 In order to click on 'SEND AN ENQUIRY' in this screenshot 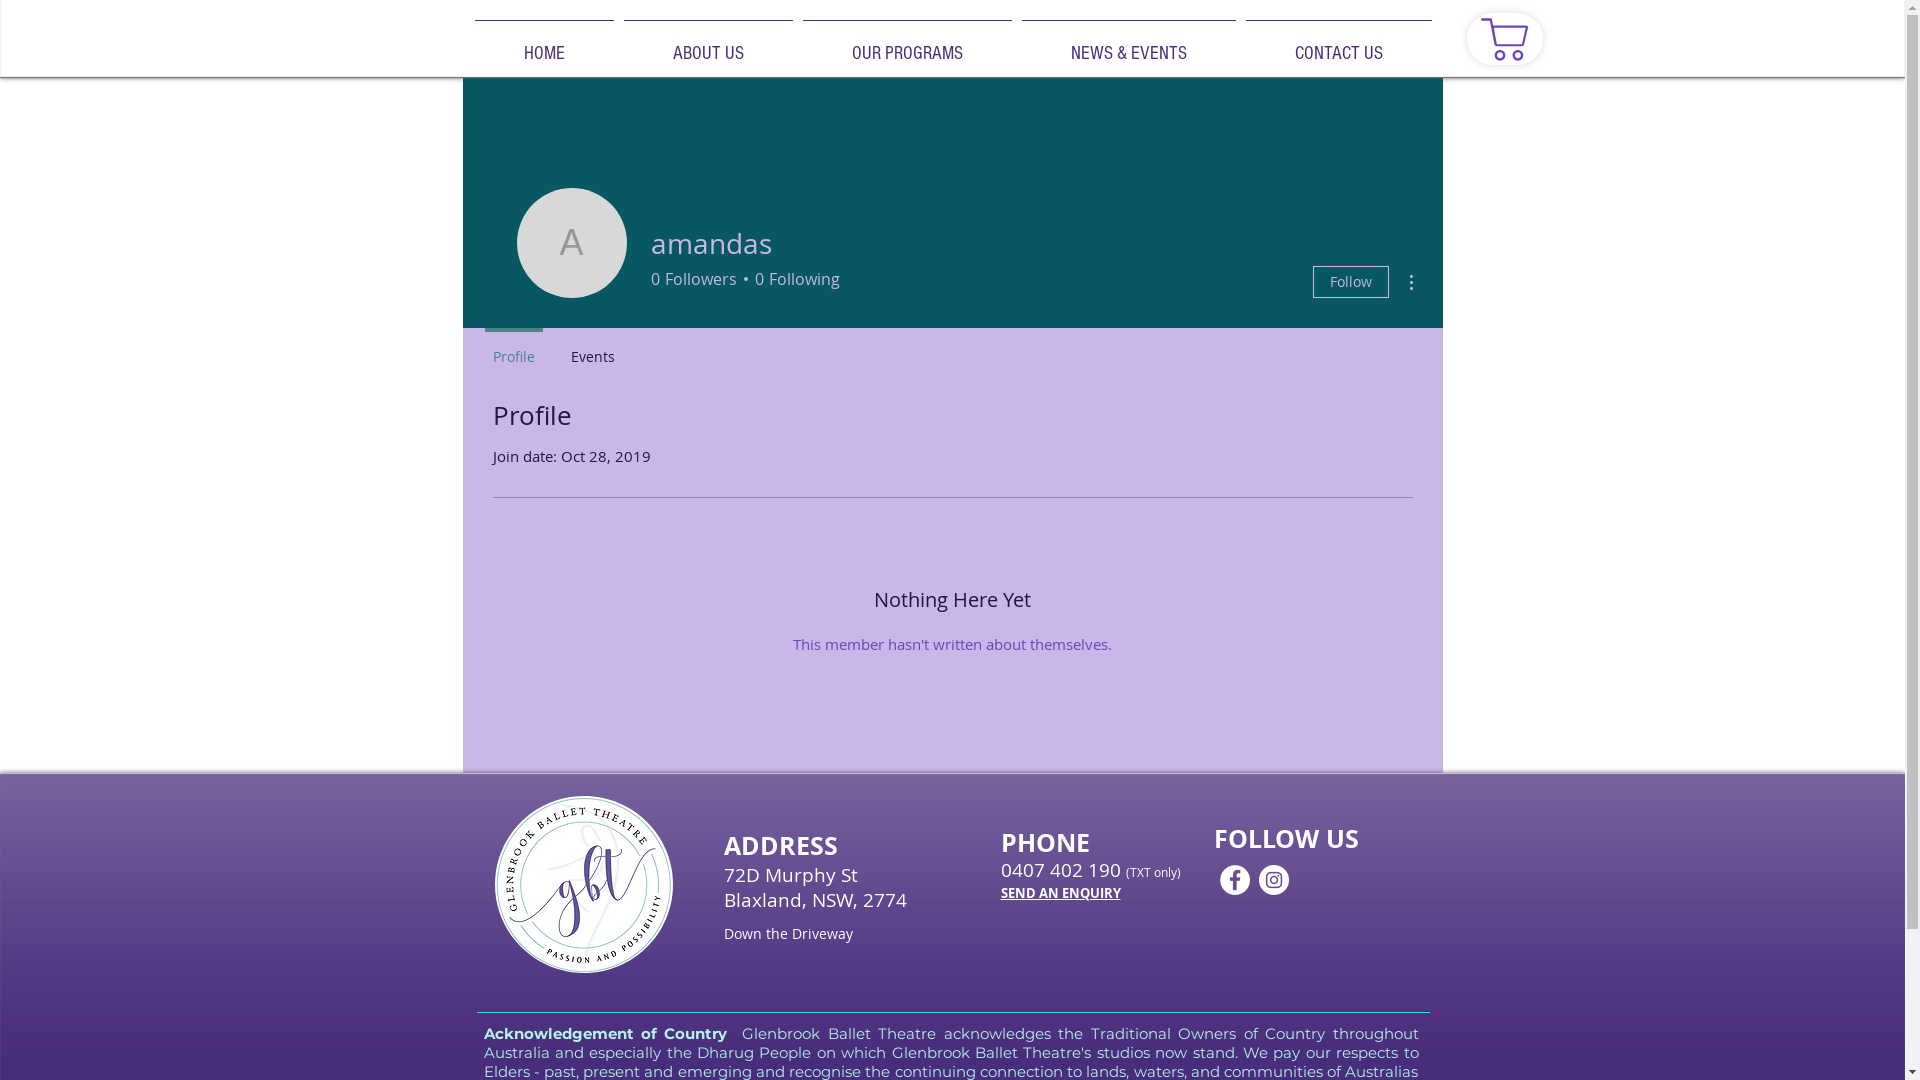, I will do `click(999, 892)`.